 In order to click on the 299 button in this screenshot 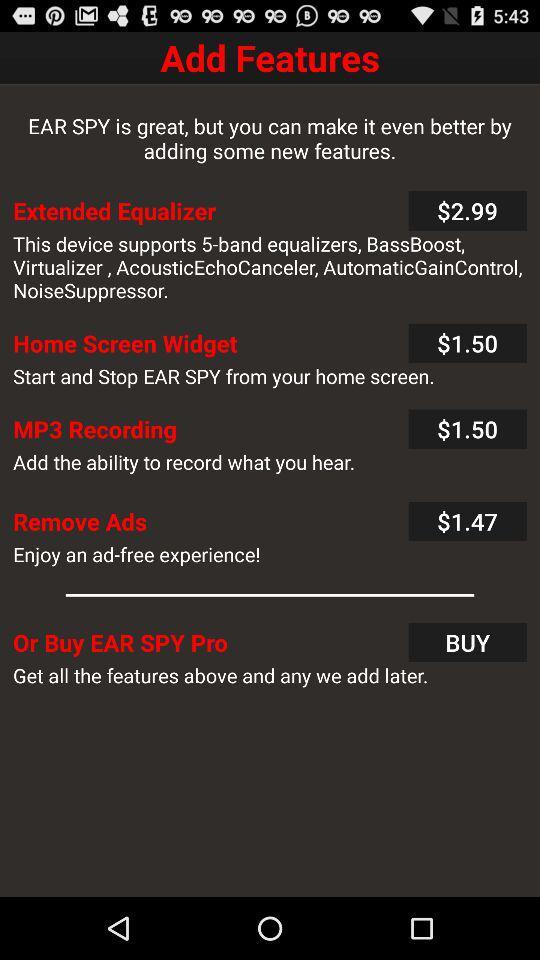, I will do `click(468, 211)`.